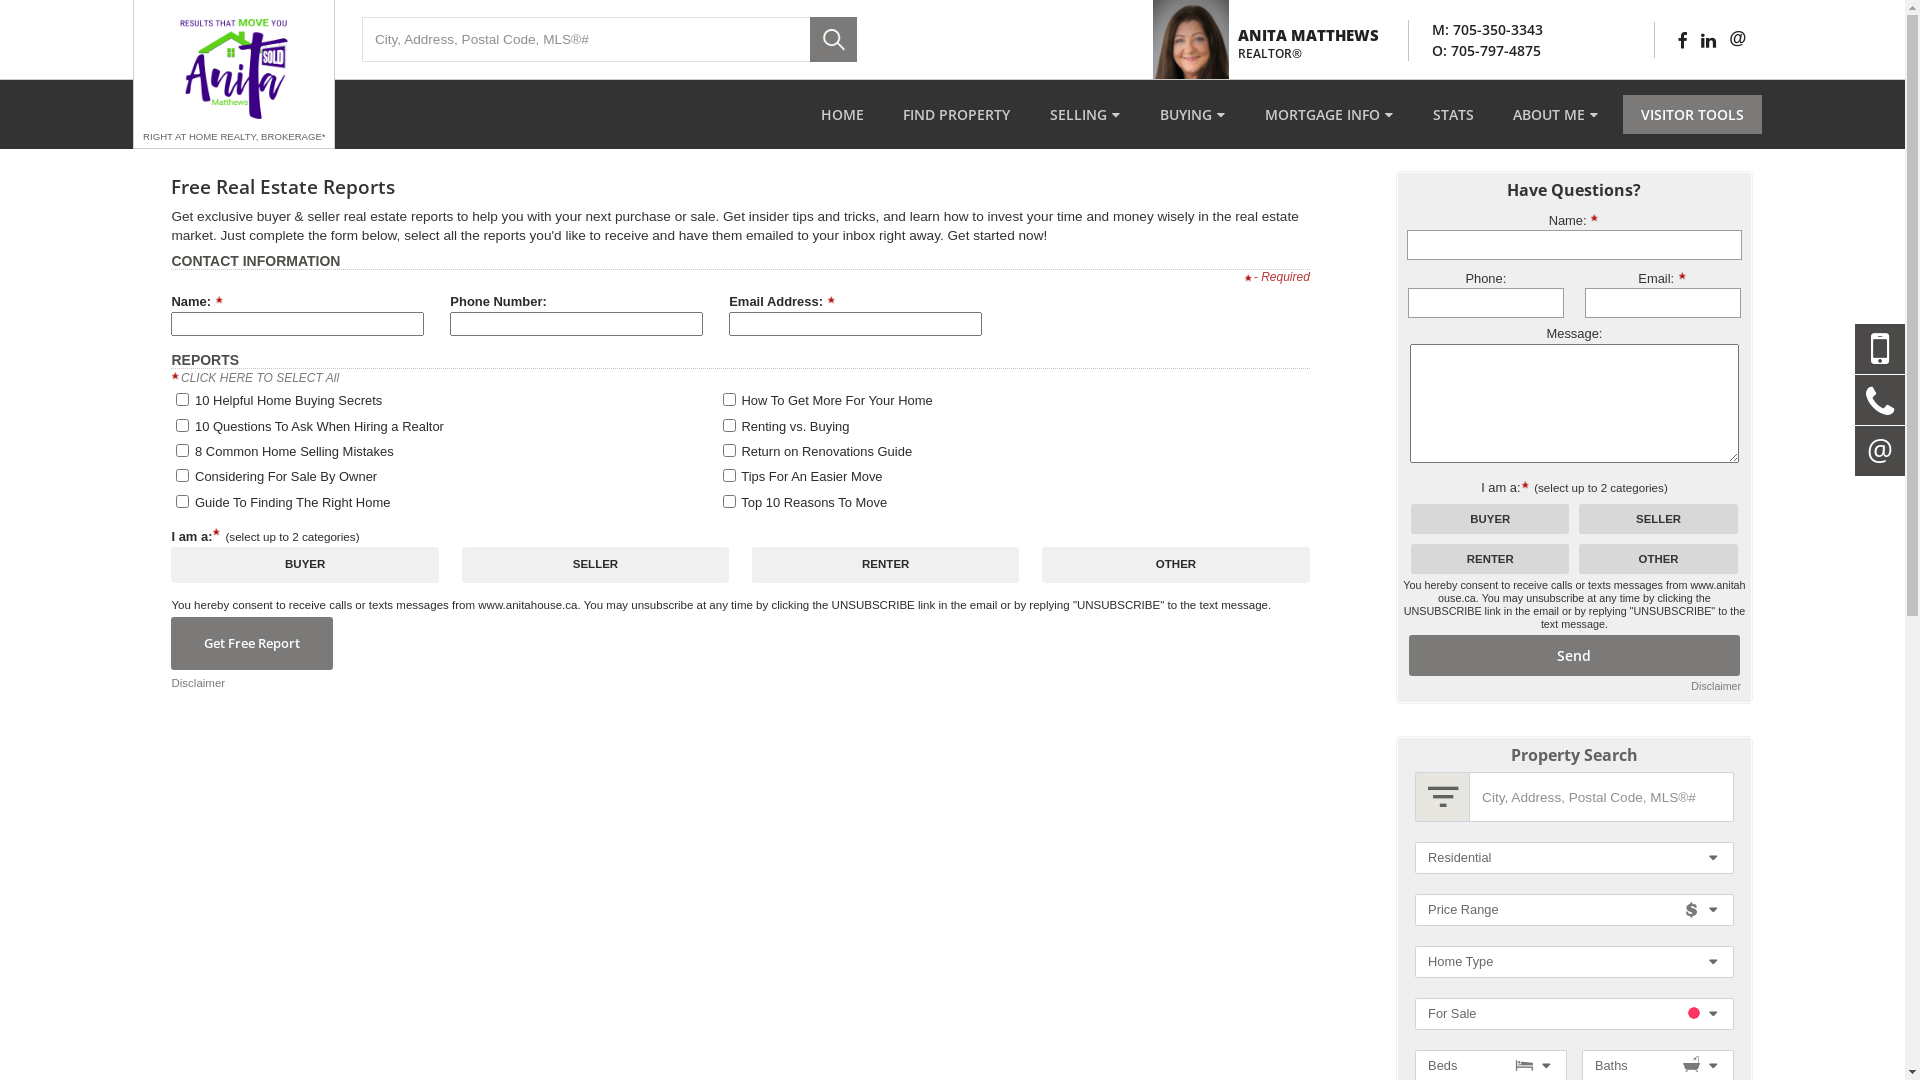 The width and height of the screenshot is (1920, 1080). I want to click on 'Residential', so click(1573, 856).